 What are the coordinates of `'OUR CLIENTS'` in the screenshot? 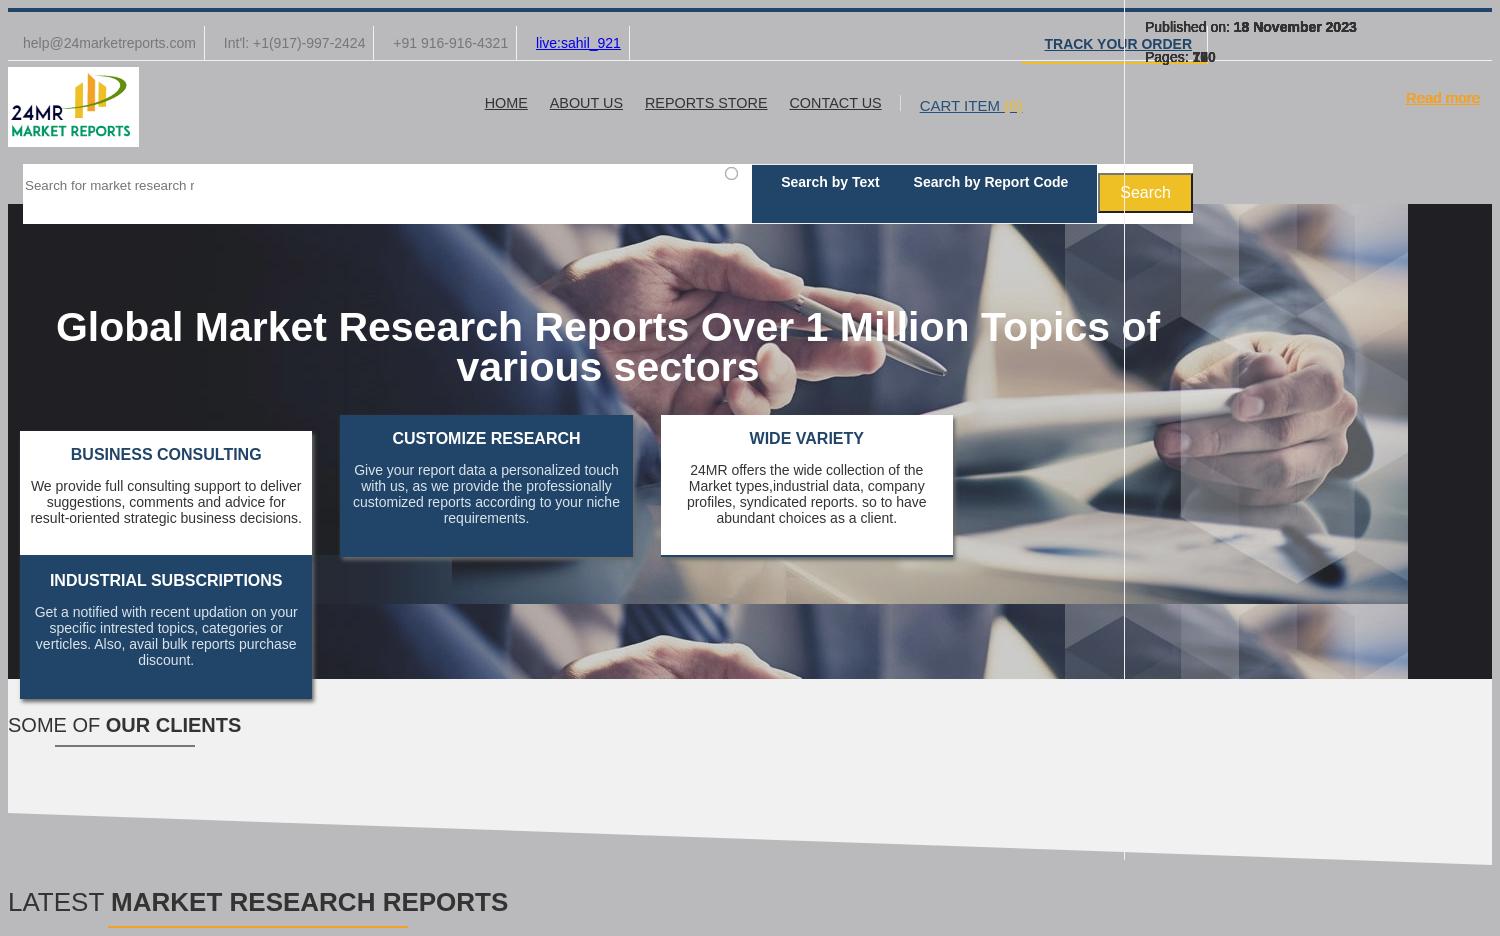 It's located at (104, 724).